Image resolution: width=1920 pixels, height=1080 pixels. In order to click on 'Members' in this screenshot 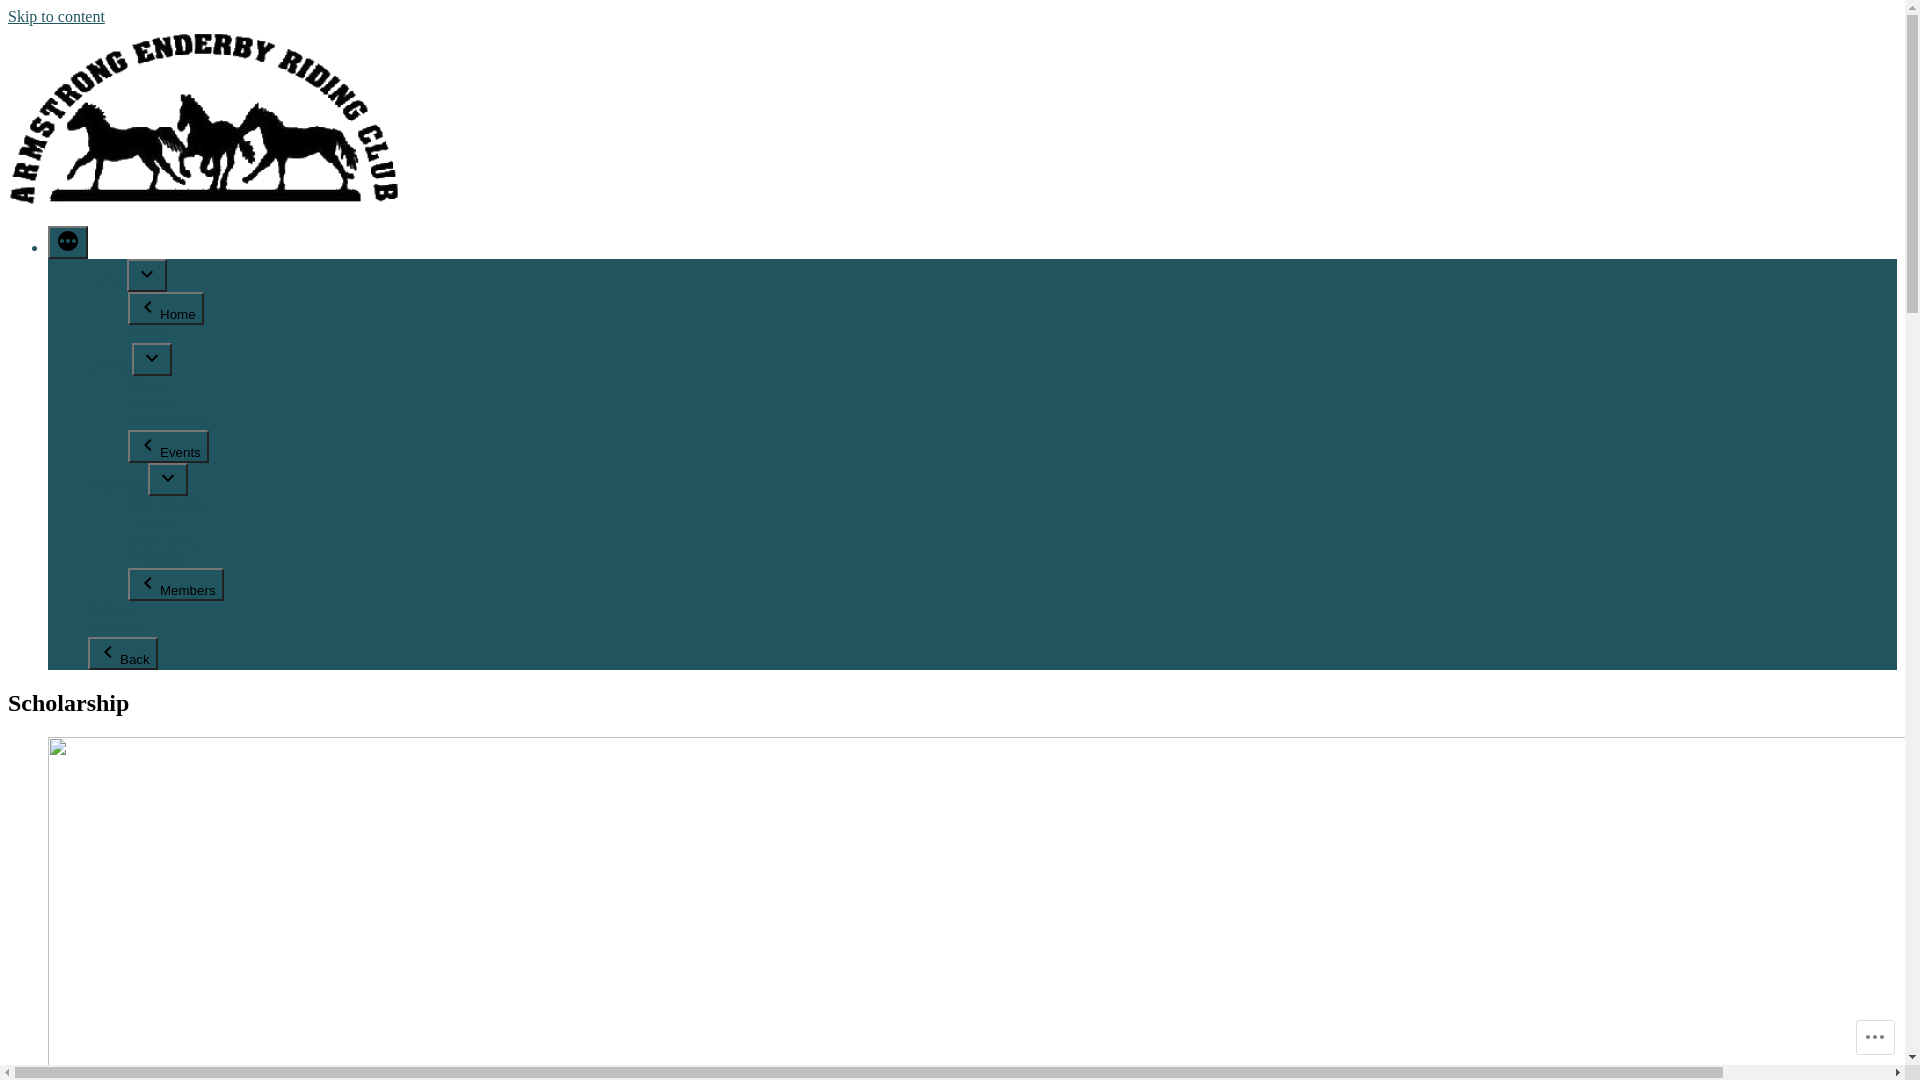, I will do `click(117, 484)`.